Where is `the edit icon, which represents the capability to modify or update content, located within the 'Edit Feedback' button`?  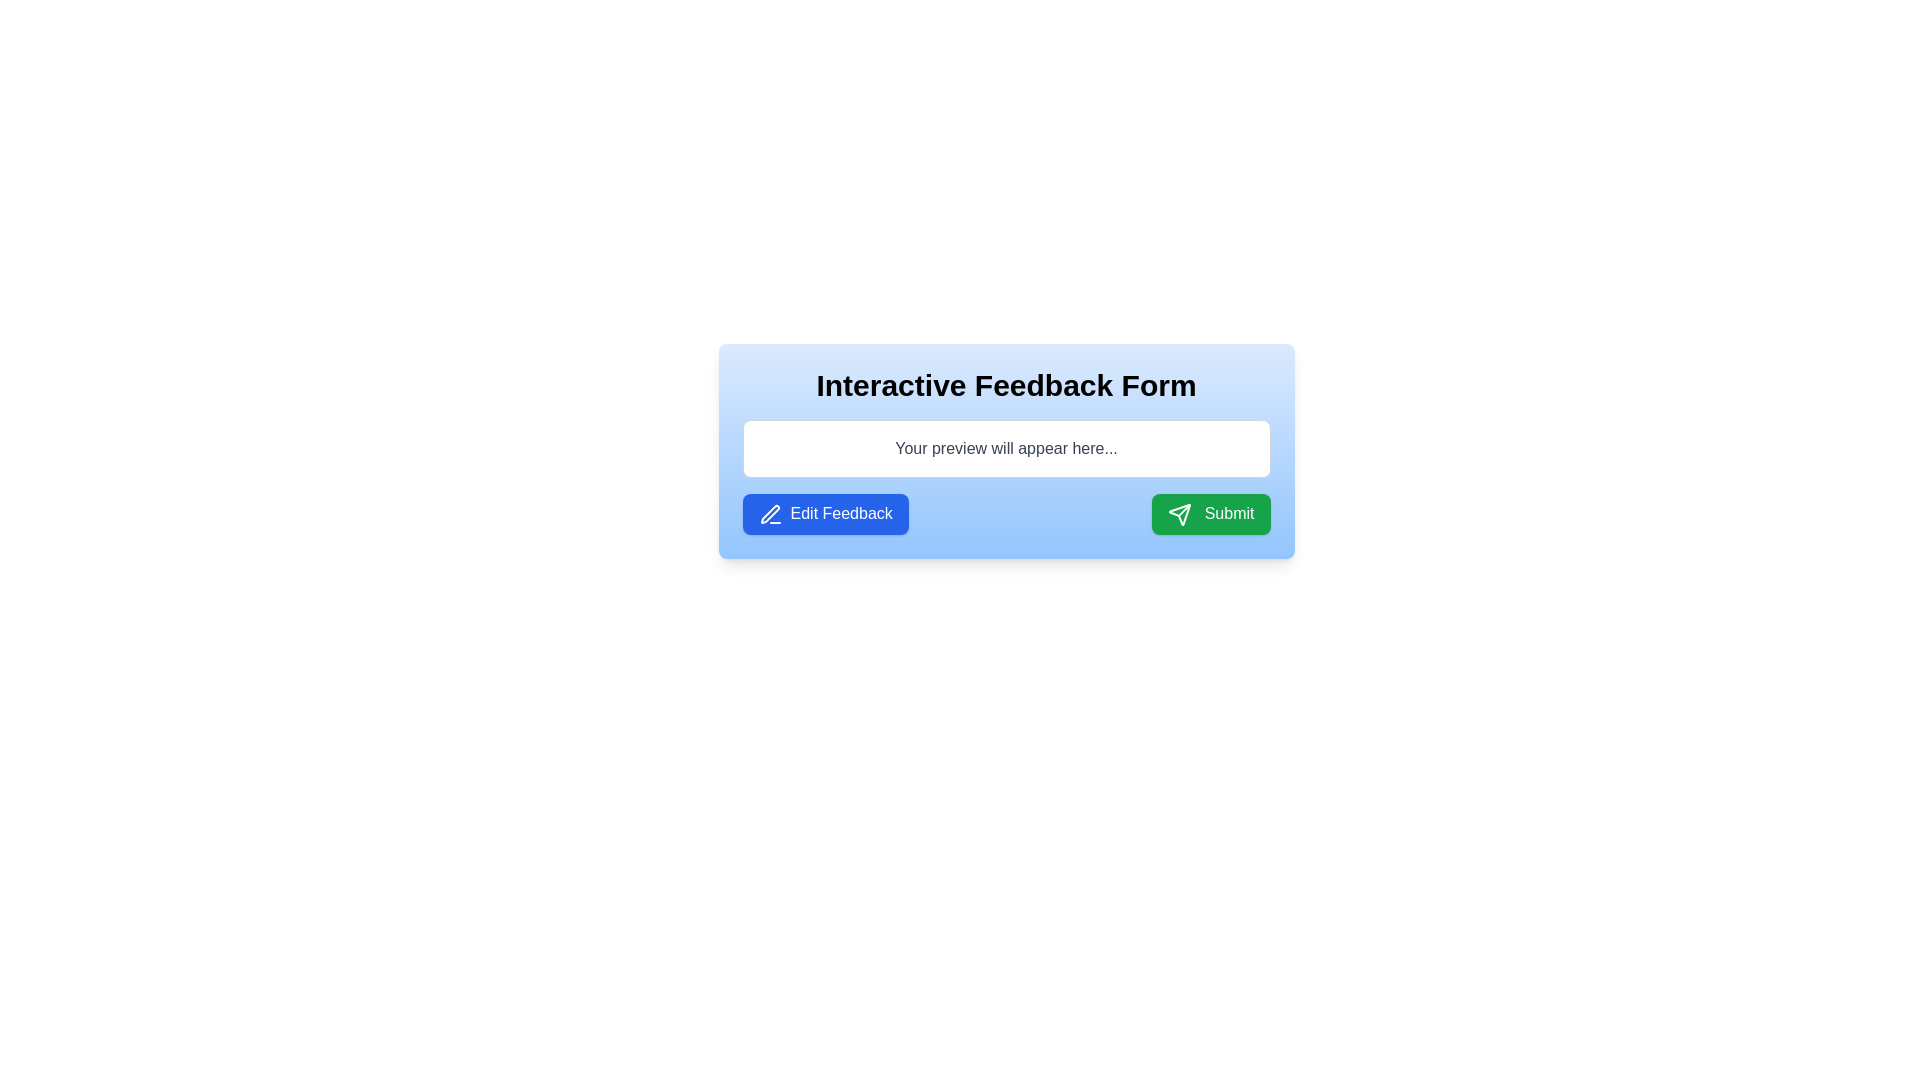 the edit icon, which represents the capability to modify or update content, located within the 'Edit Feedback' button is located at coordinates (768, 513).